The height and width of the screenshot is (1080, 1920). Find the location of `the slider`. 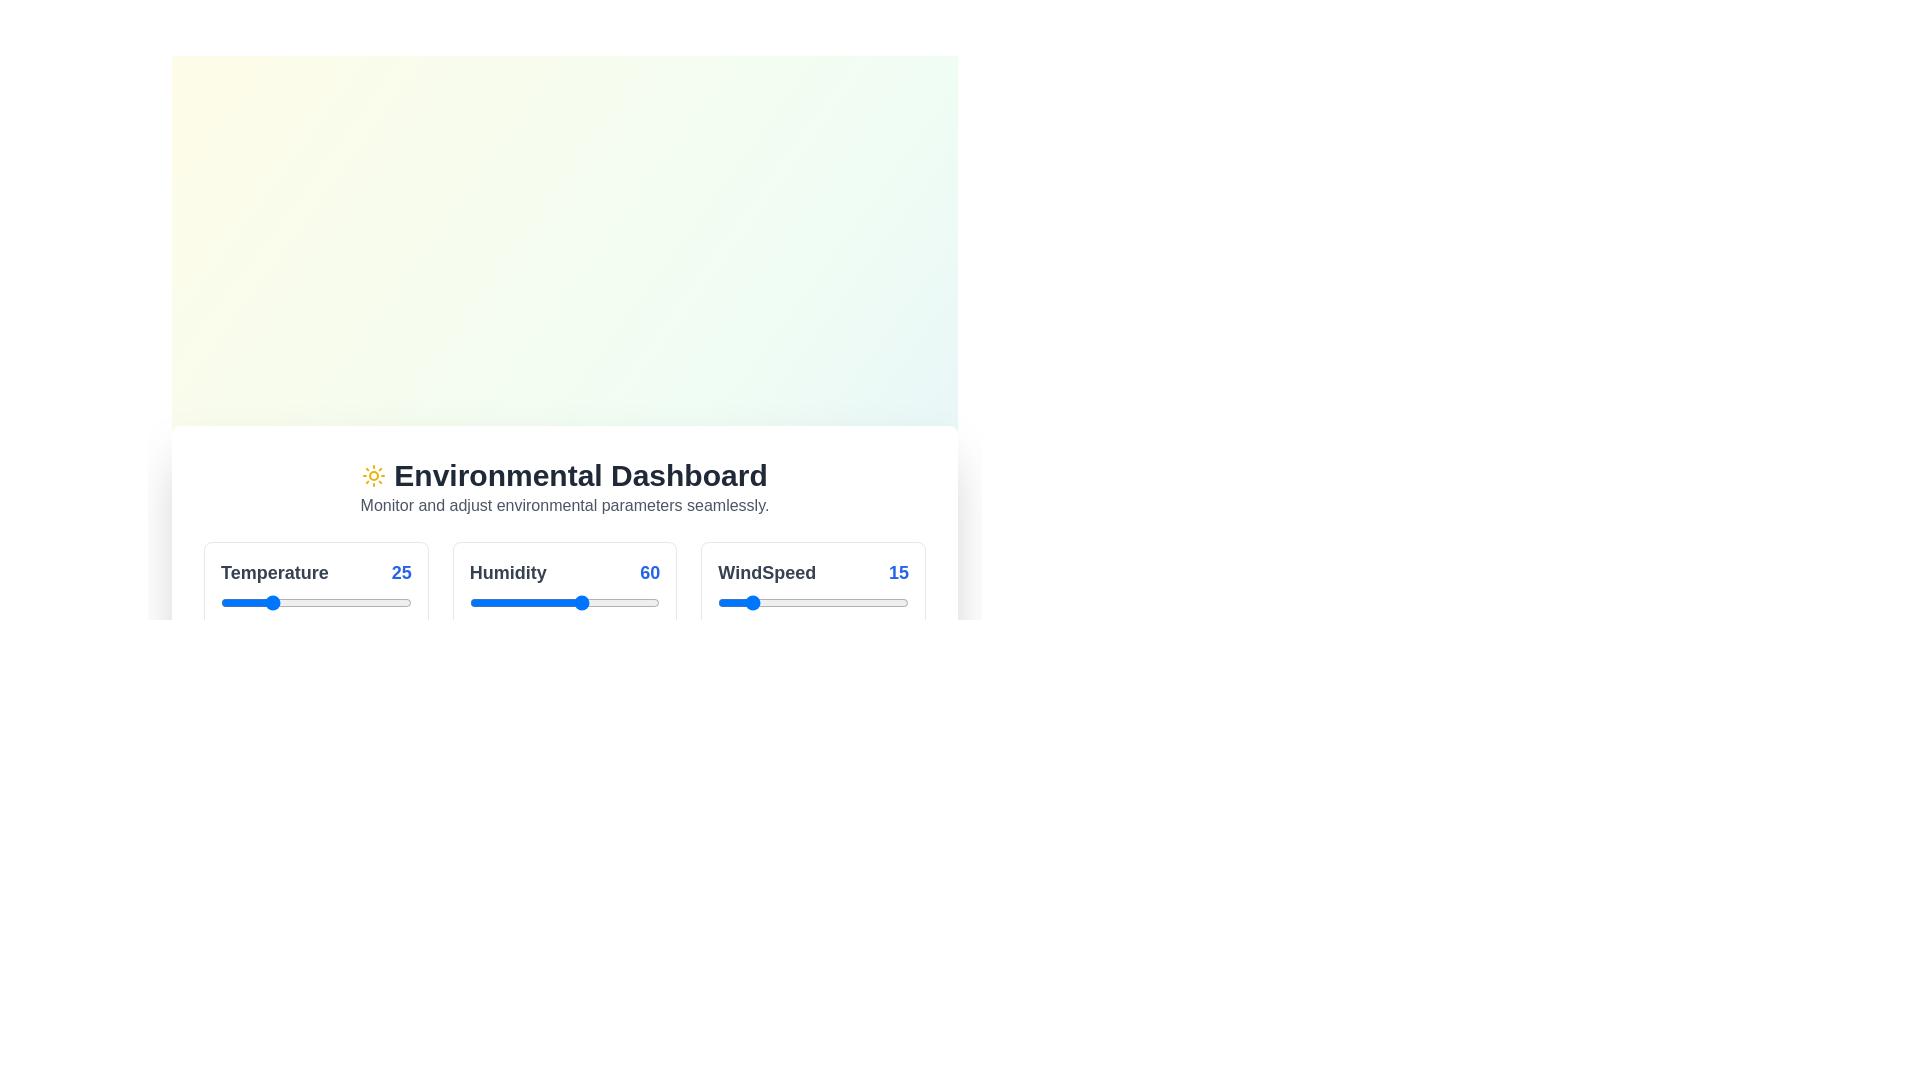

the slider is located at coordinates (325, 601).